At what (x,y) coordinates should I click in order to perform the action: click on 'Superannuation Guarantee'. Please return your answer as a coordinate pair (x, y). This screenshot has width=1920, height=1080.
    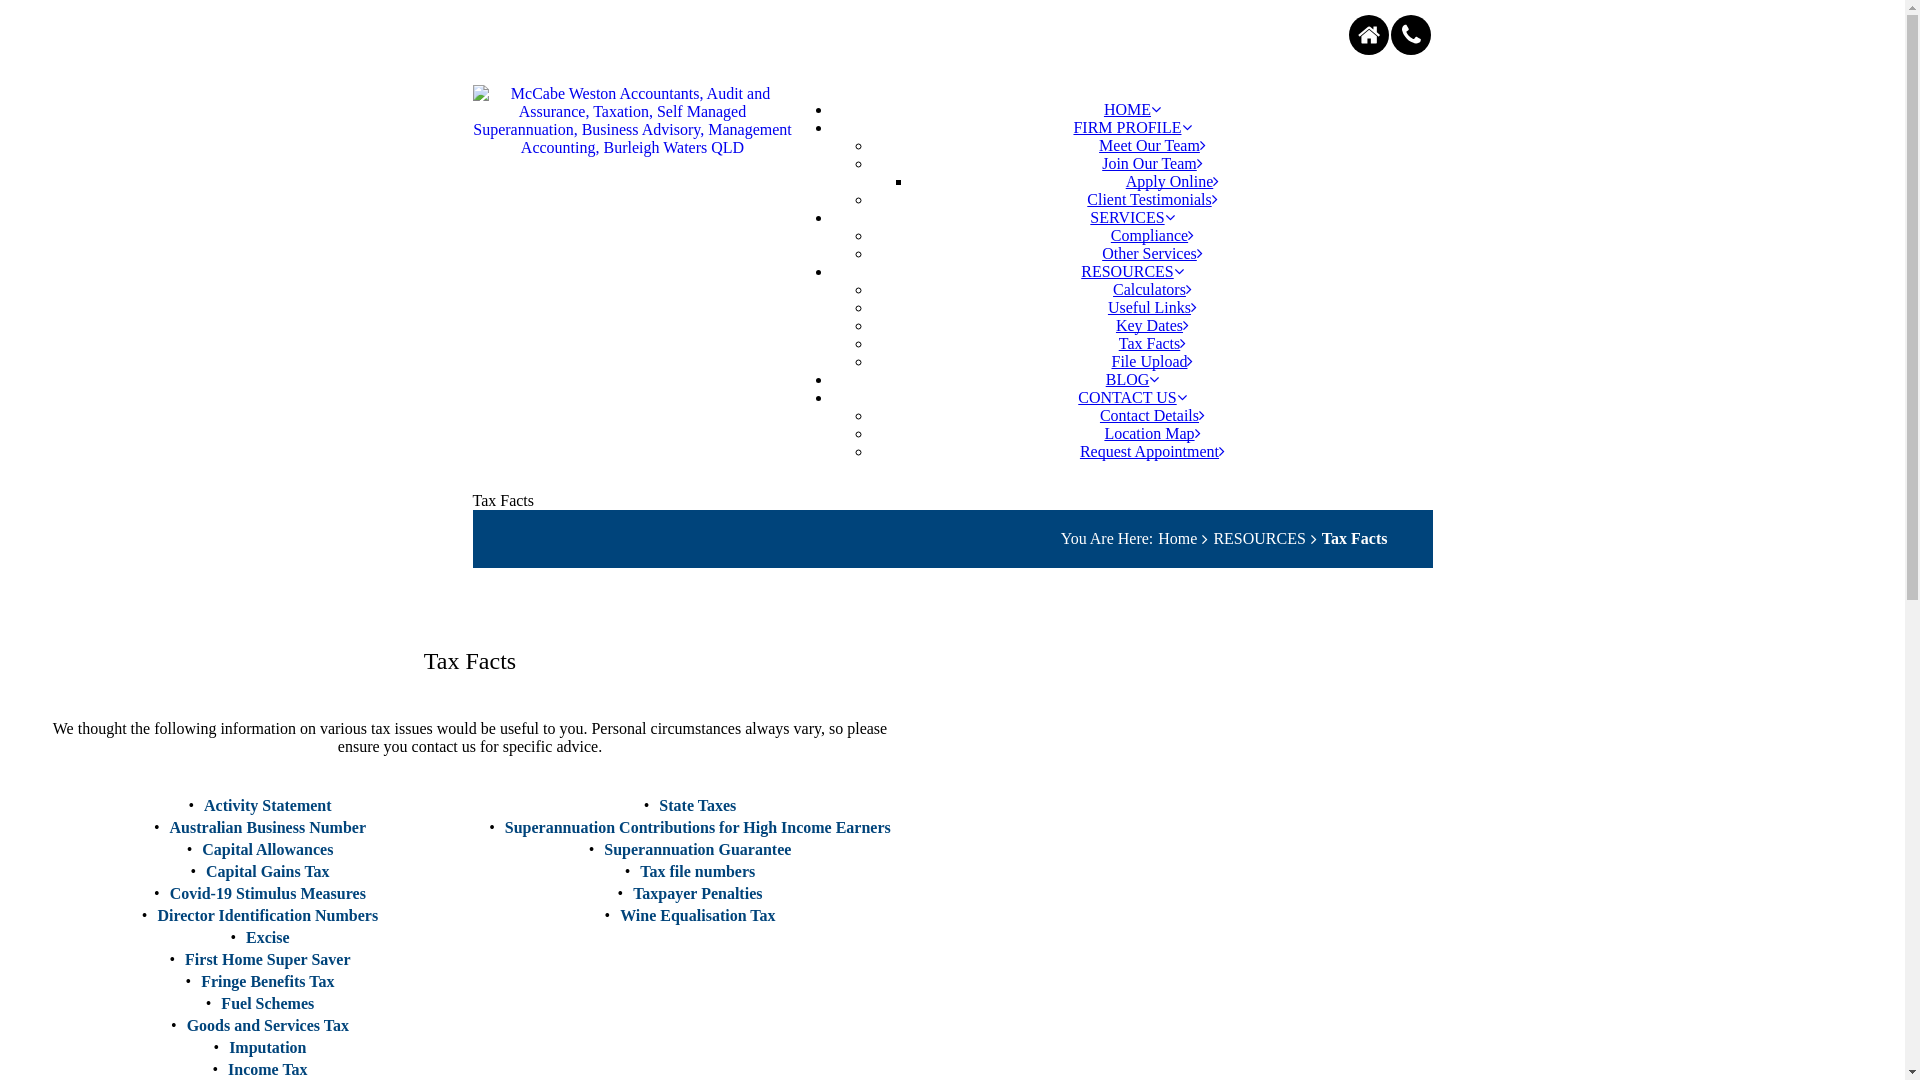
    Looking at the image, I should click on (697, 849).